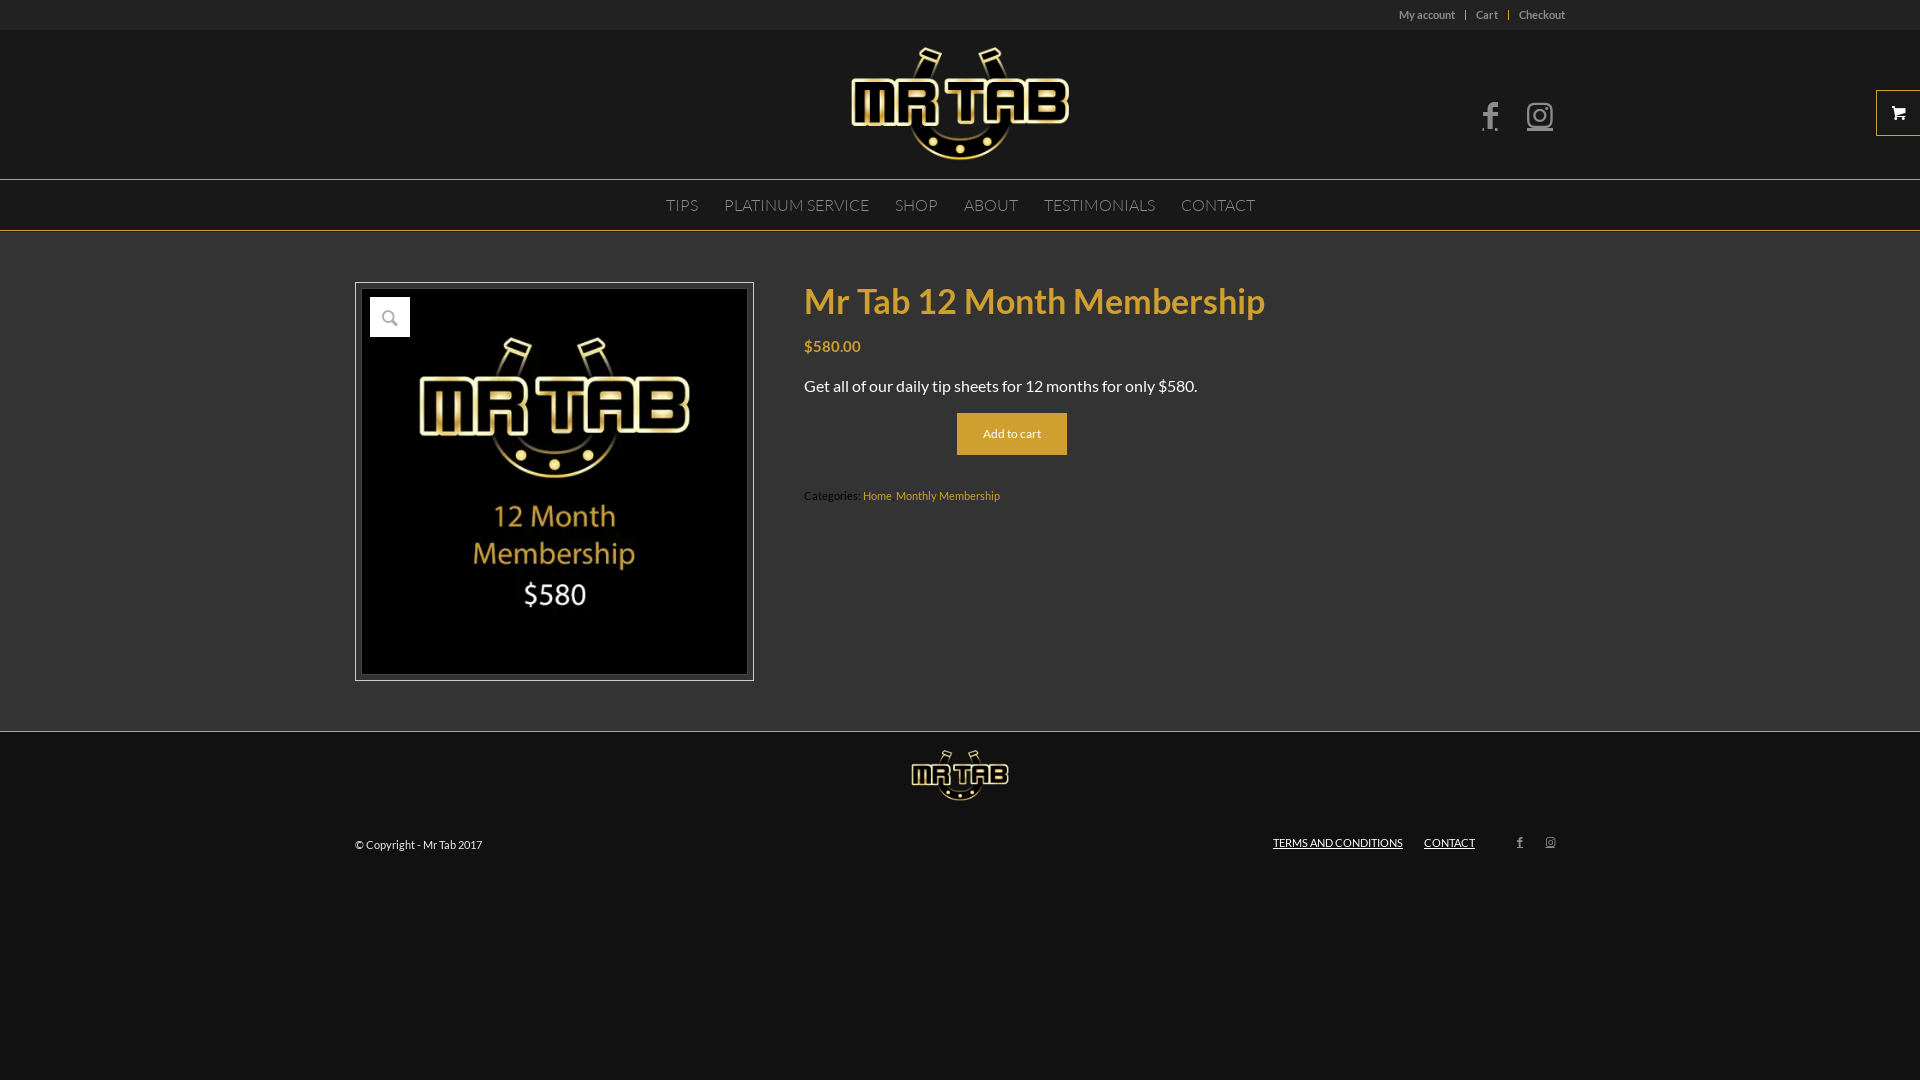 This screenshot has height=1080, width=1920. I want to click on 'Checkout', so click(1540, 14).